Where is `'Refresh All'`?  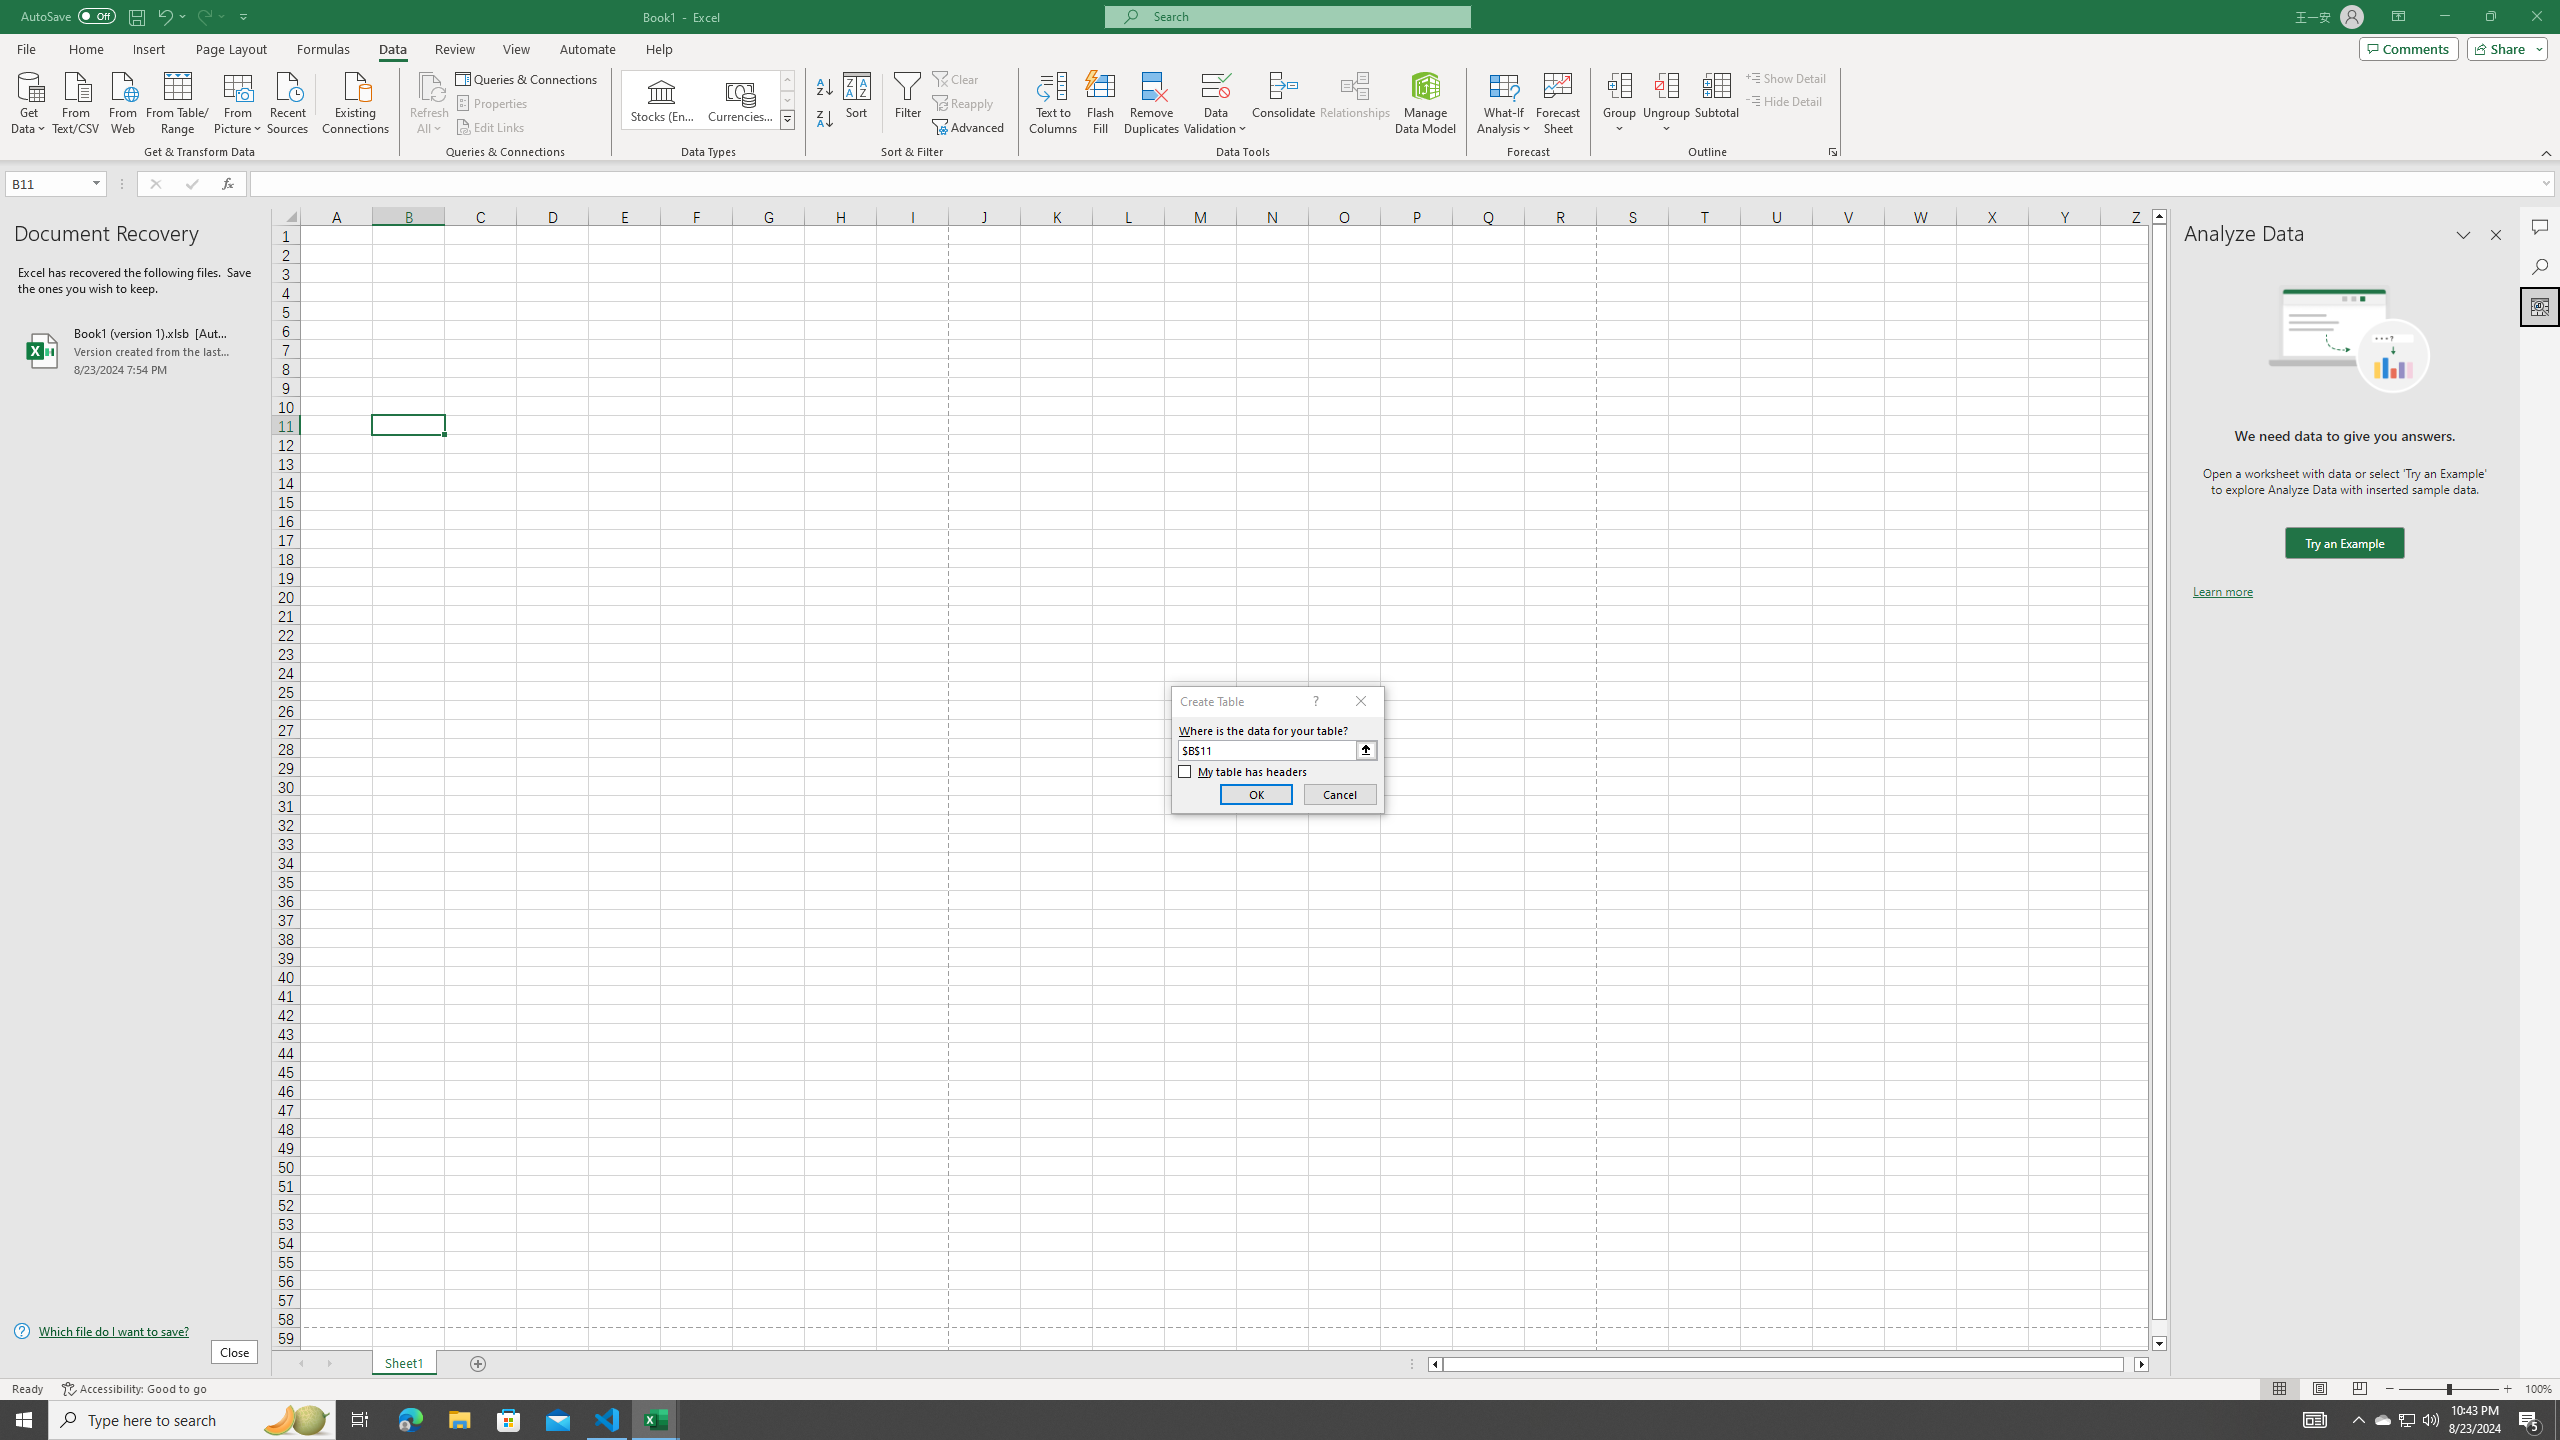 'Refresh All' is located at coordinates (429, 103).